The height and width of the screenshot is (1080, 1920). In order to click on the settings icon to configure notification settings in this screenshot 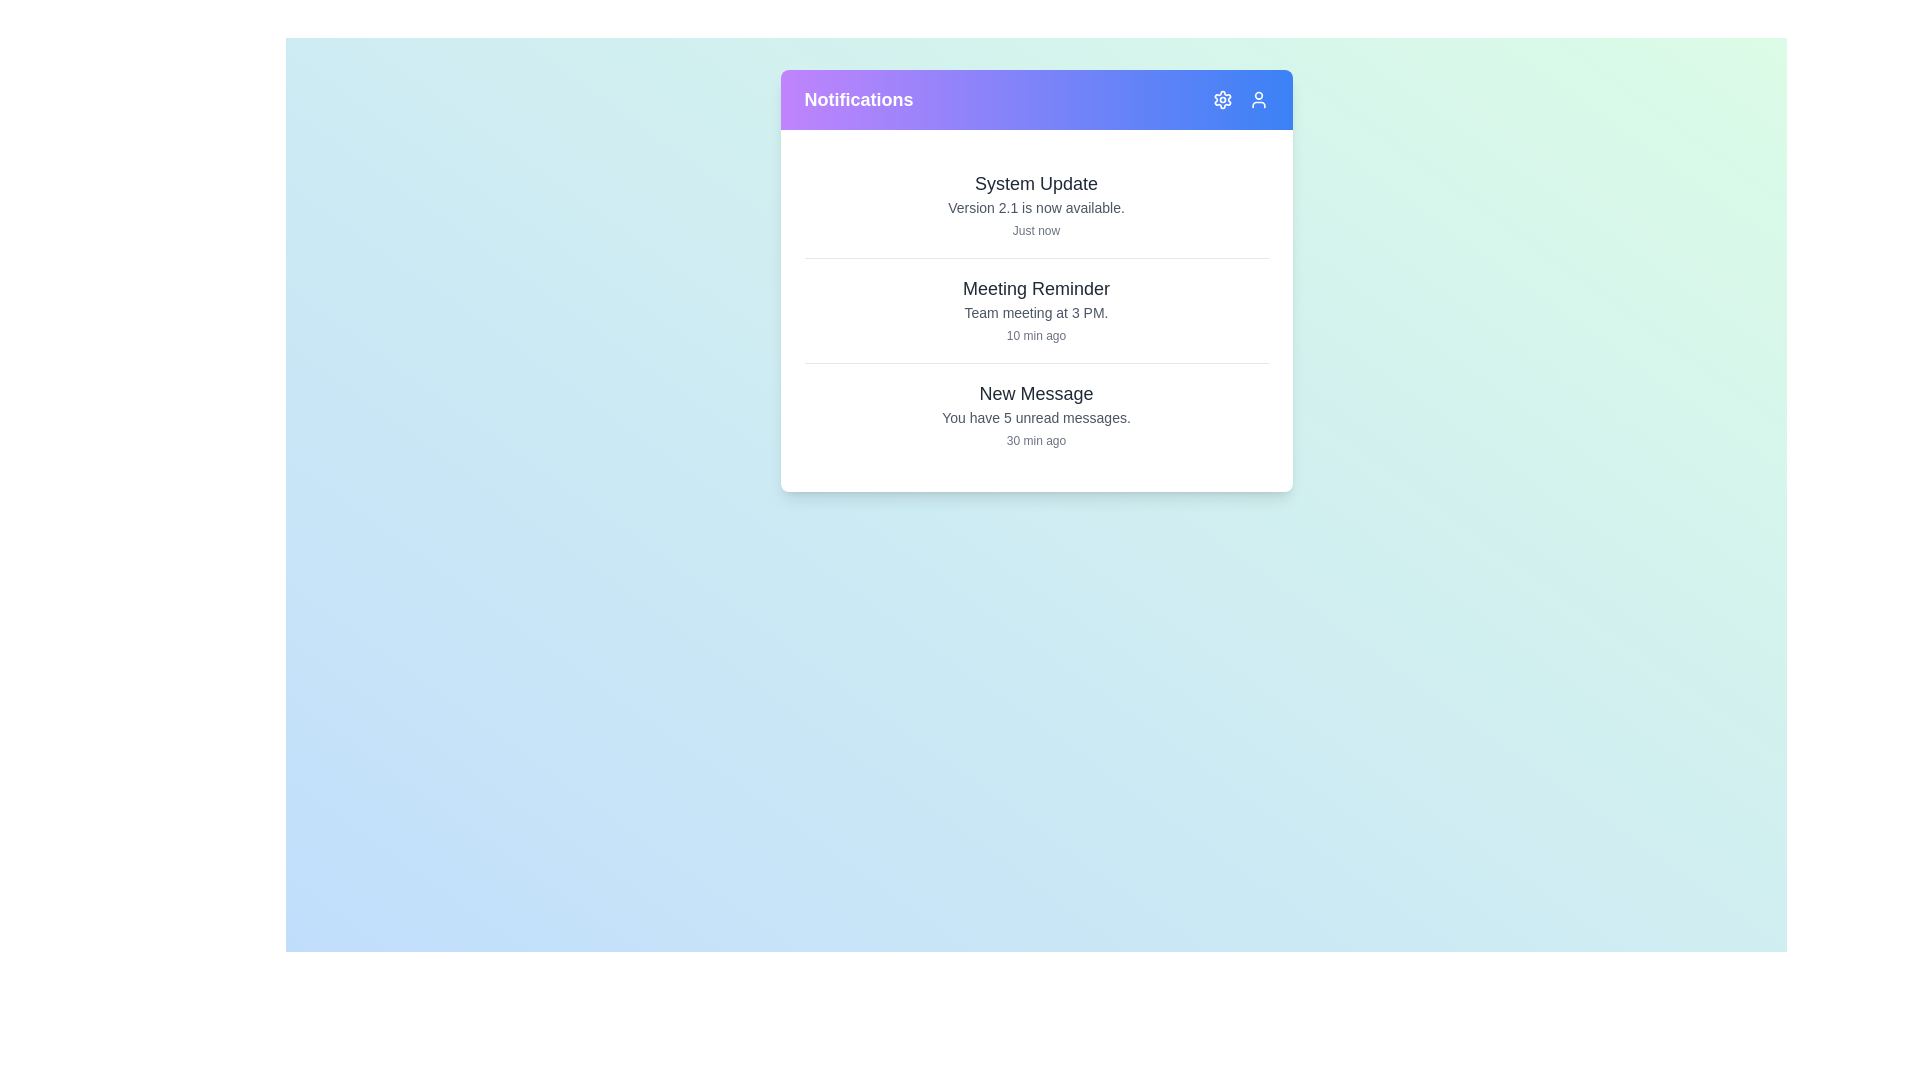, I will do `click(1221, 100)`.